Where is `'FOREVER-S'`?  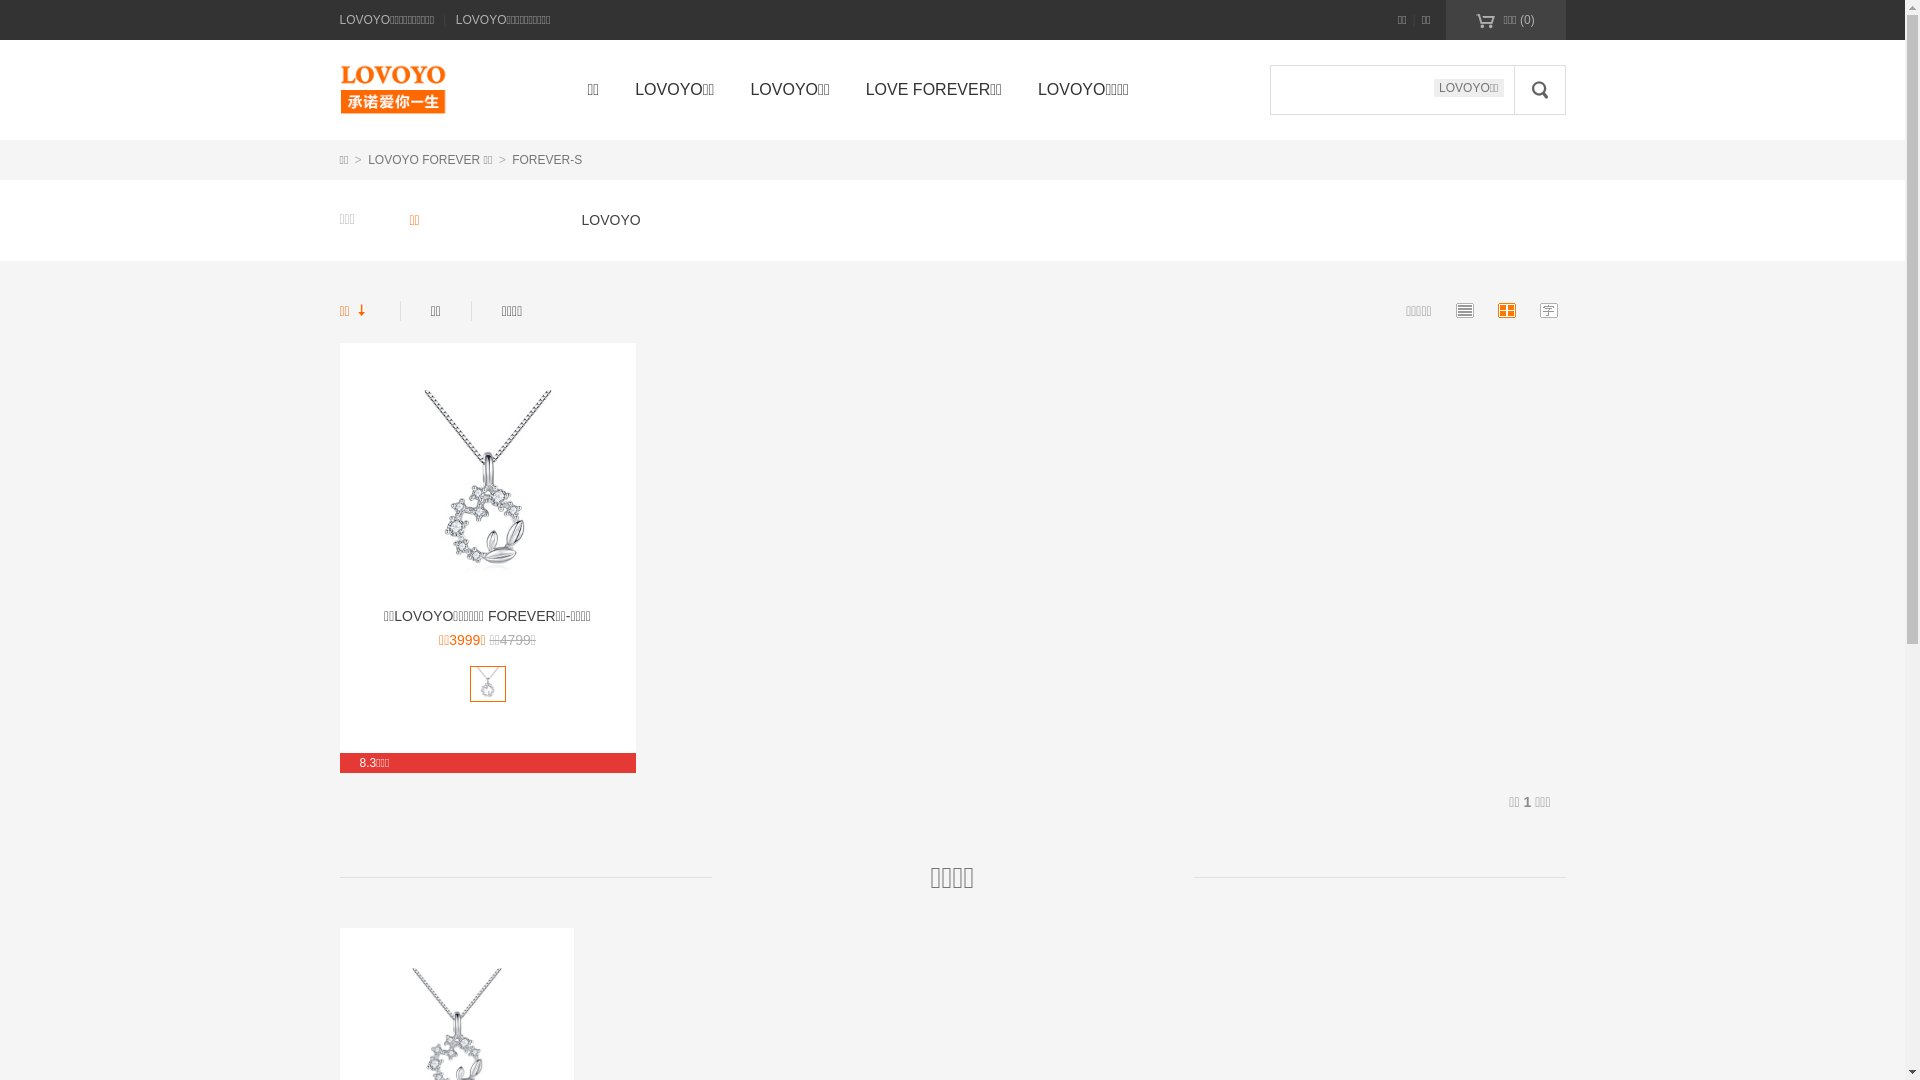 'FOREVER-S' is located at coordinates (547, 158).